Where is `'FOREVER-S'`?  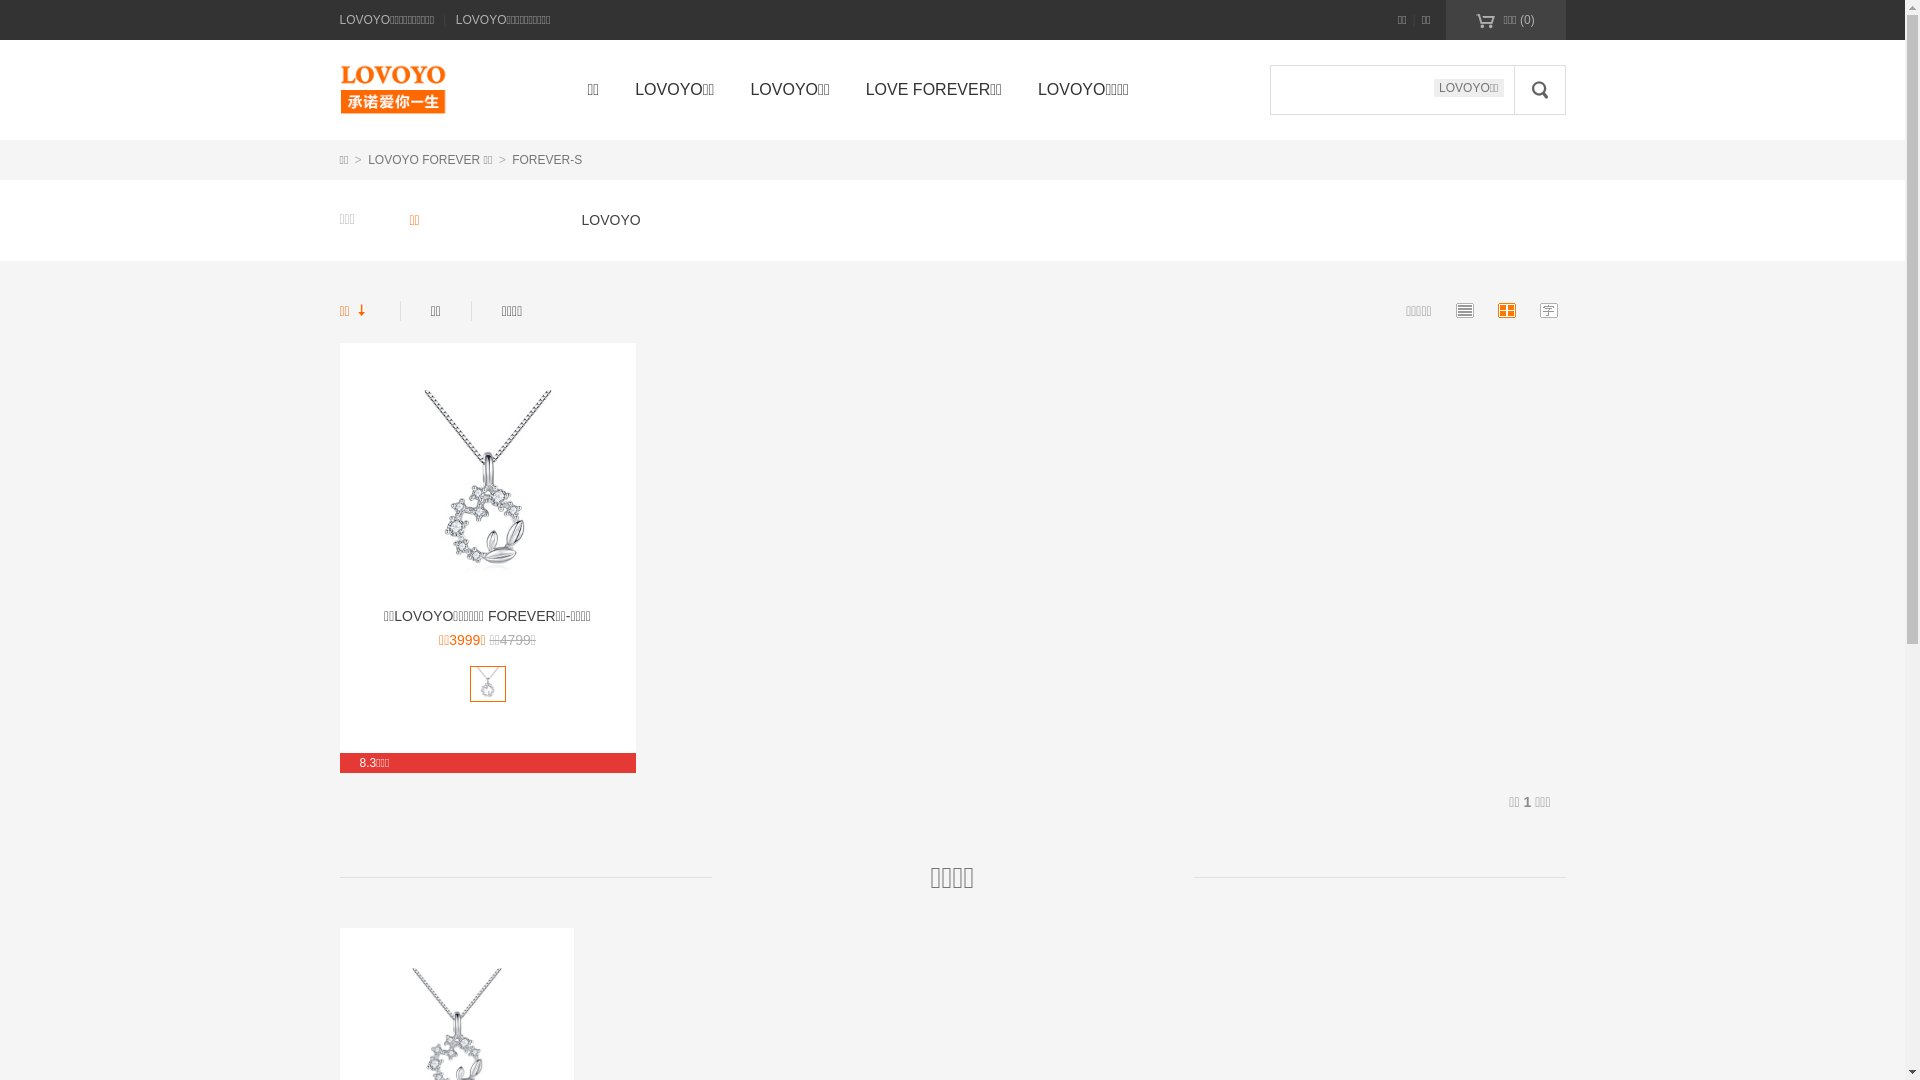 'FOREVER-S' is located at coordinates (547, 158).